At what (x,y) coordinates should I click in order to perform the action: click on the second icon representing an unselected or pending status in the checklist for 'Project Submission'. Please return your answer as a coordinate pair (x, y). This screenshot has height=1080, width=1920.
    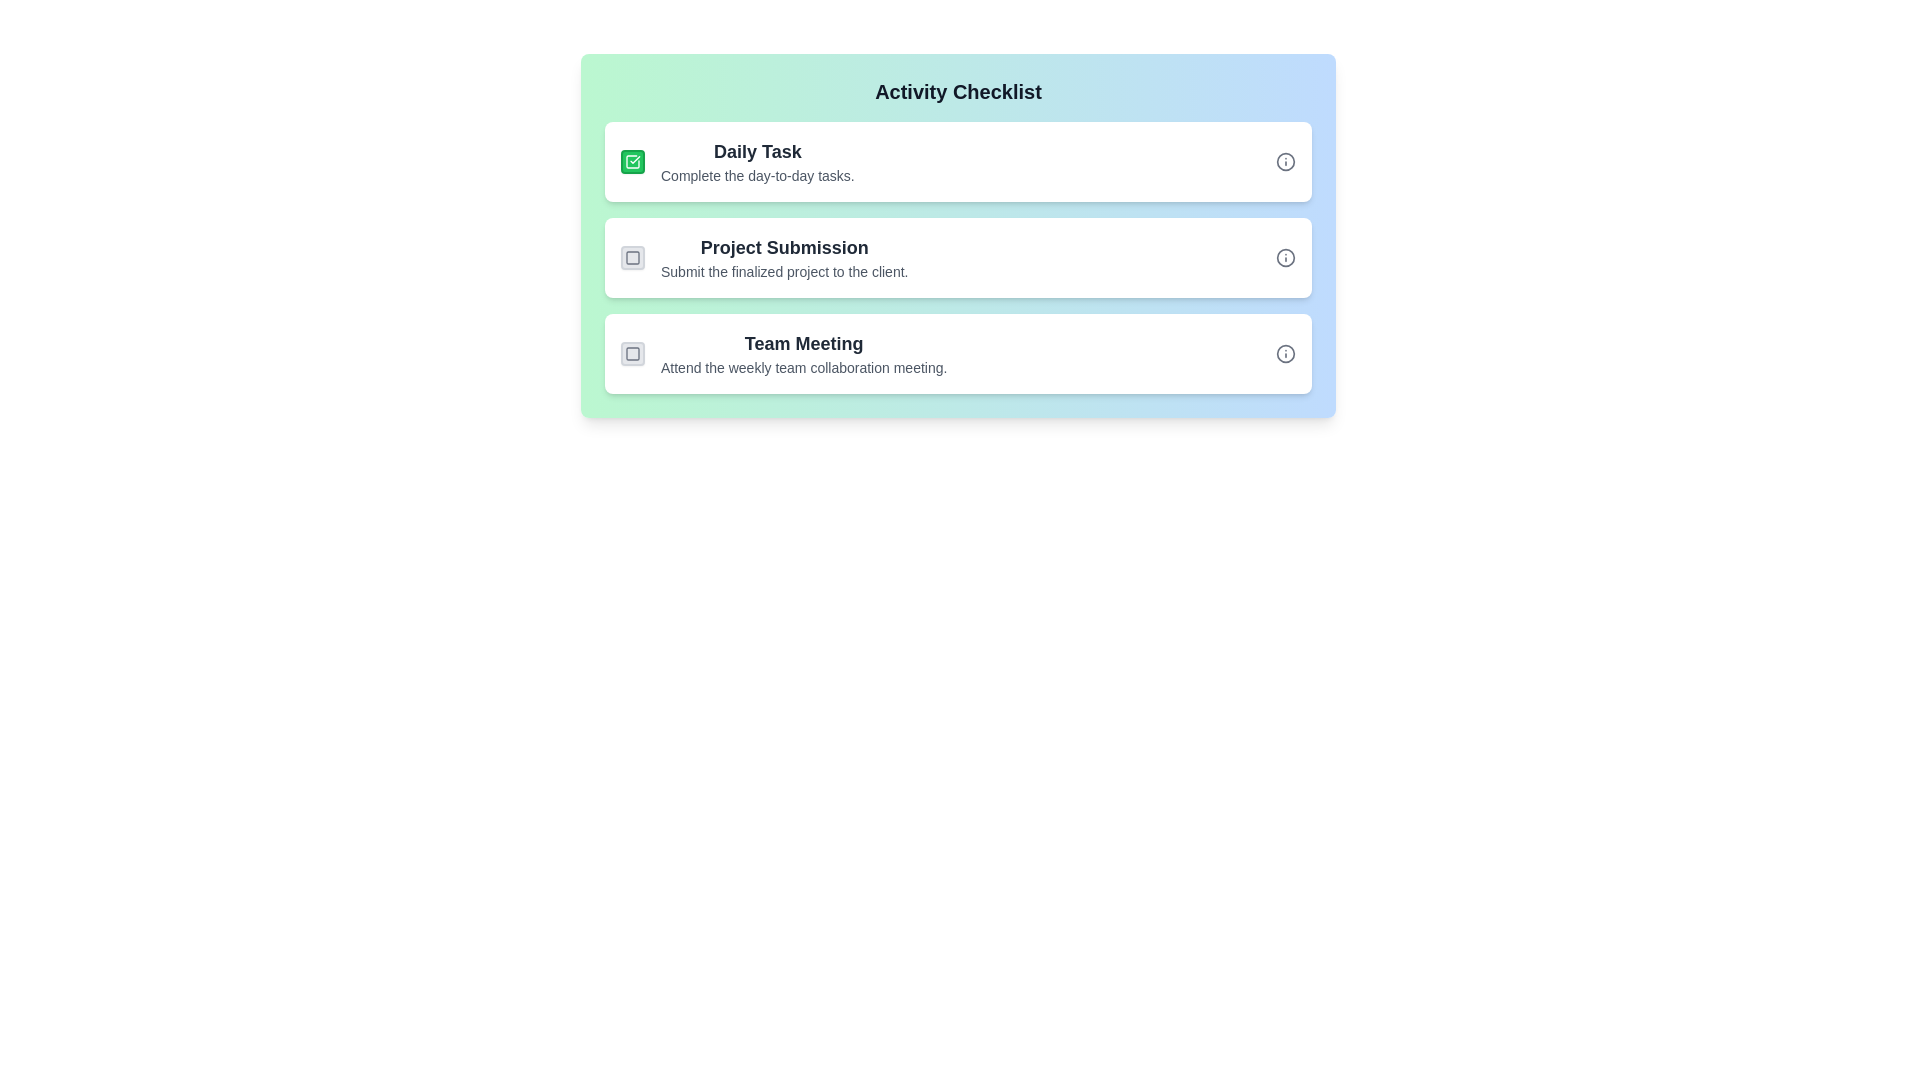
    Looking at the image, I should click on (632, 257).